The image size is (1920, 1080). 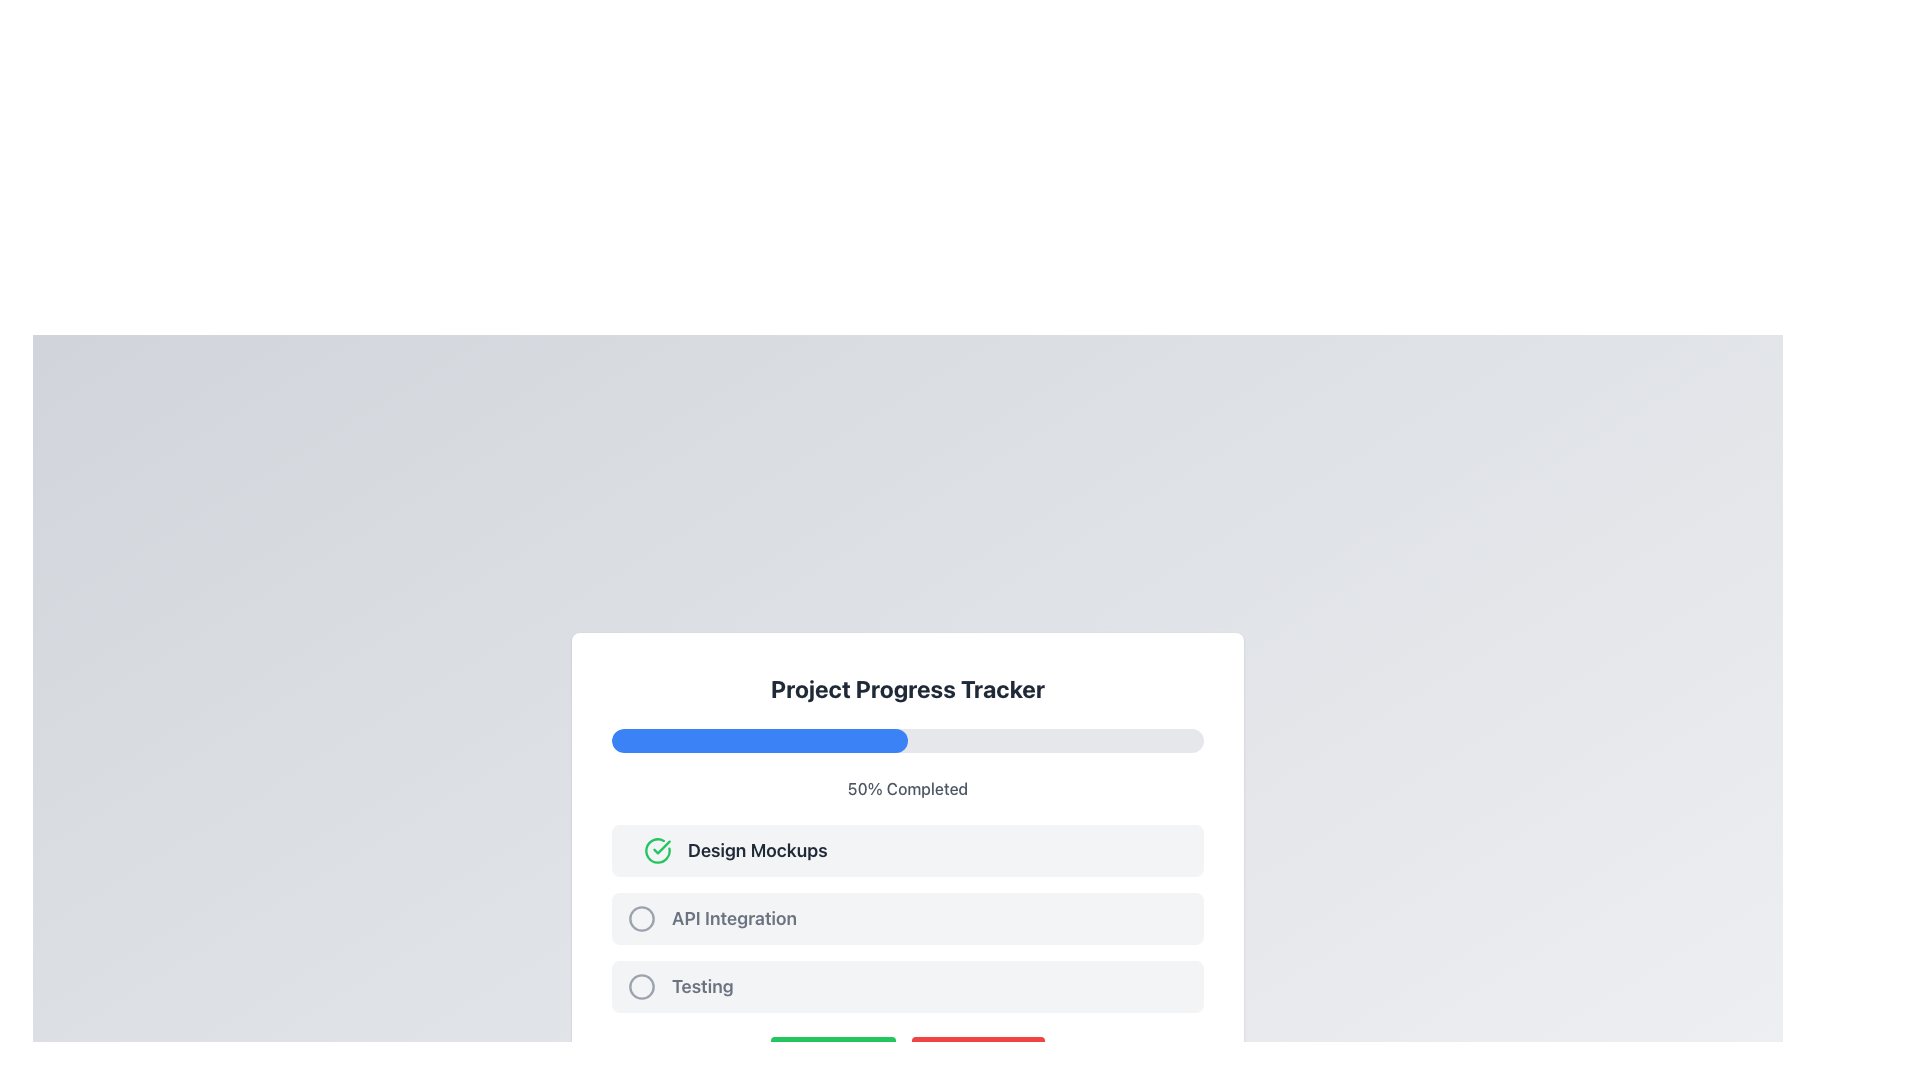 What do you see at coordinates (906, 918) in the screenshot?
I see `the radio button labeled 'API Integration'` at bounding box center [906, 918].